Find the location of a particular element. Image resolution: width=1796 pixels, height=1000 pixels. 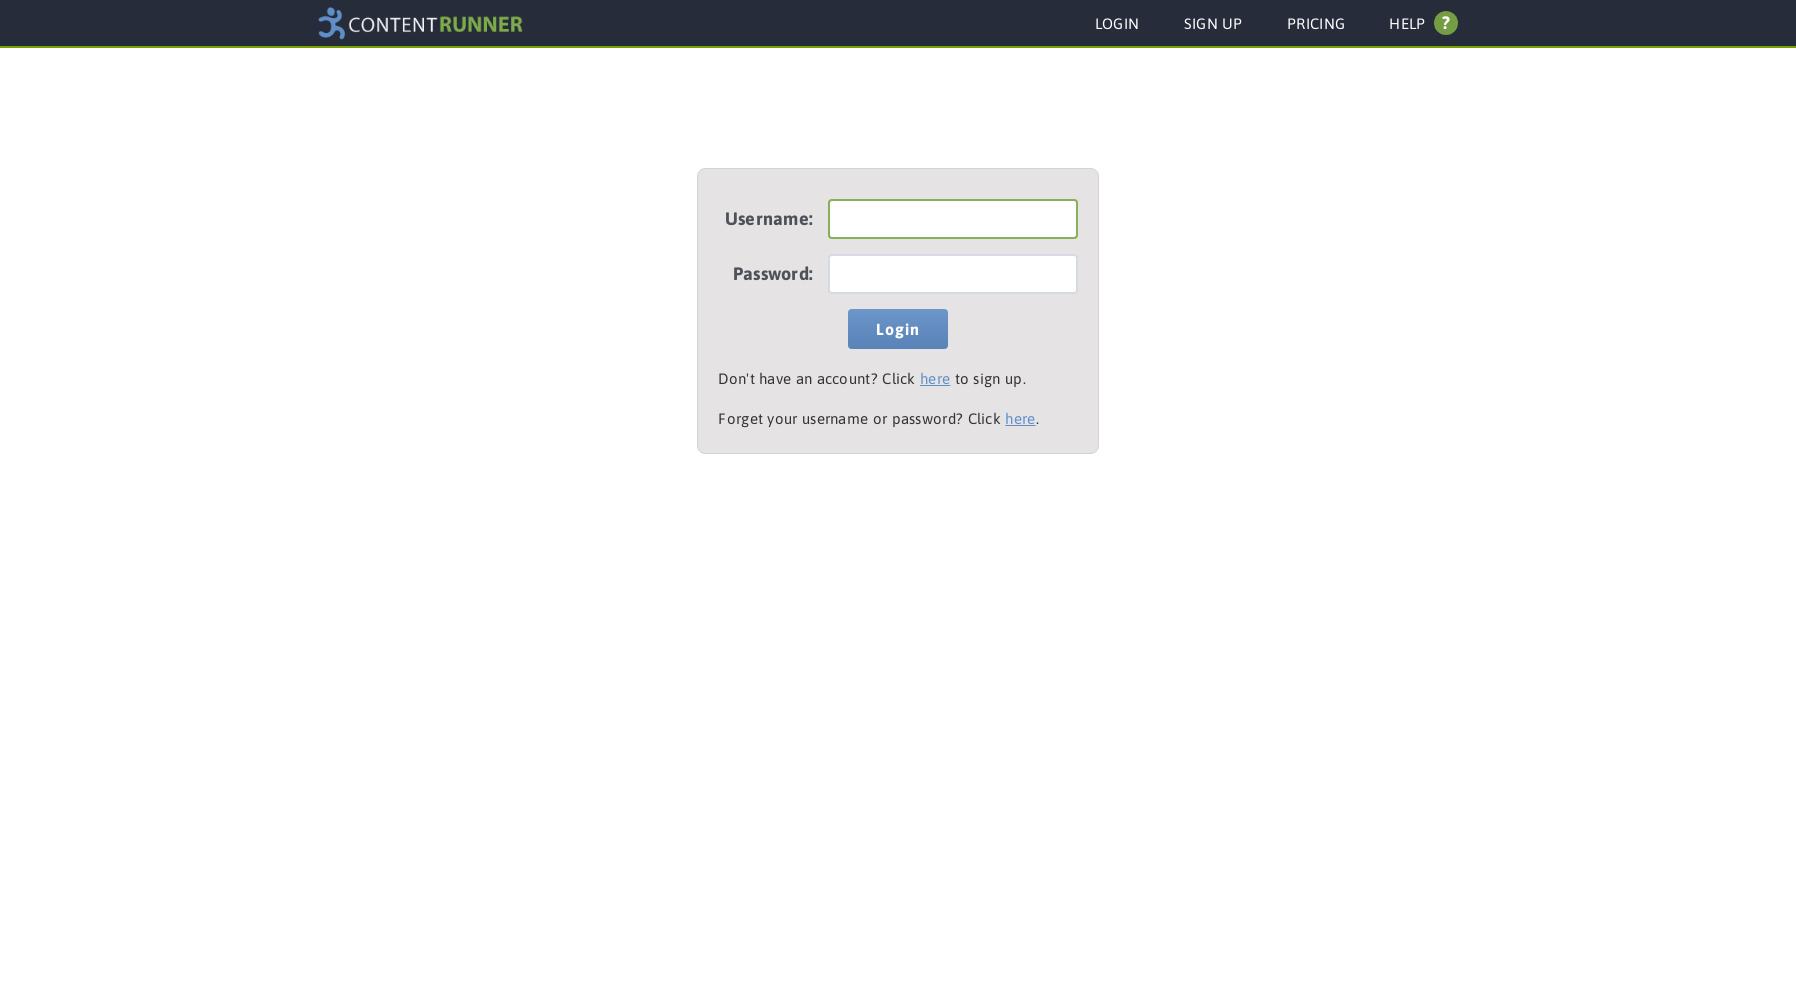

'Forget your username or password?  Click' is located at coordinates (861, 417).